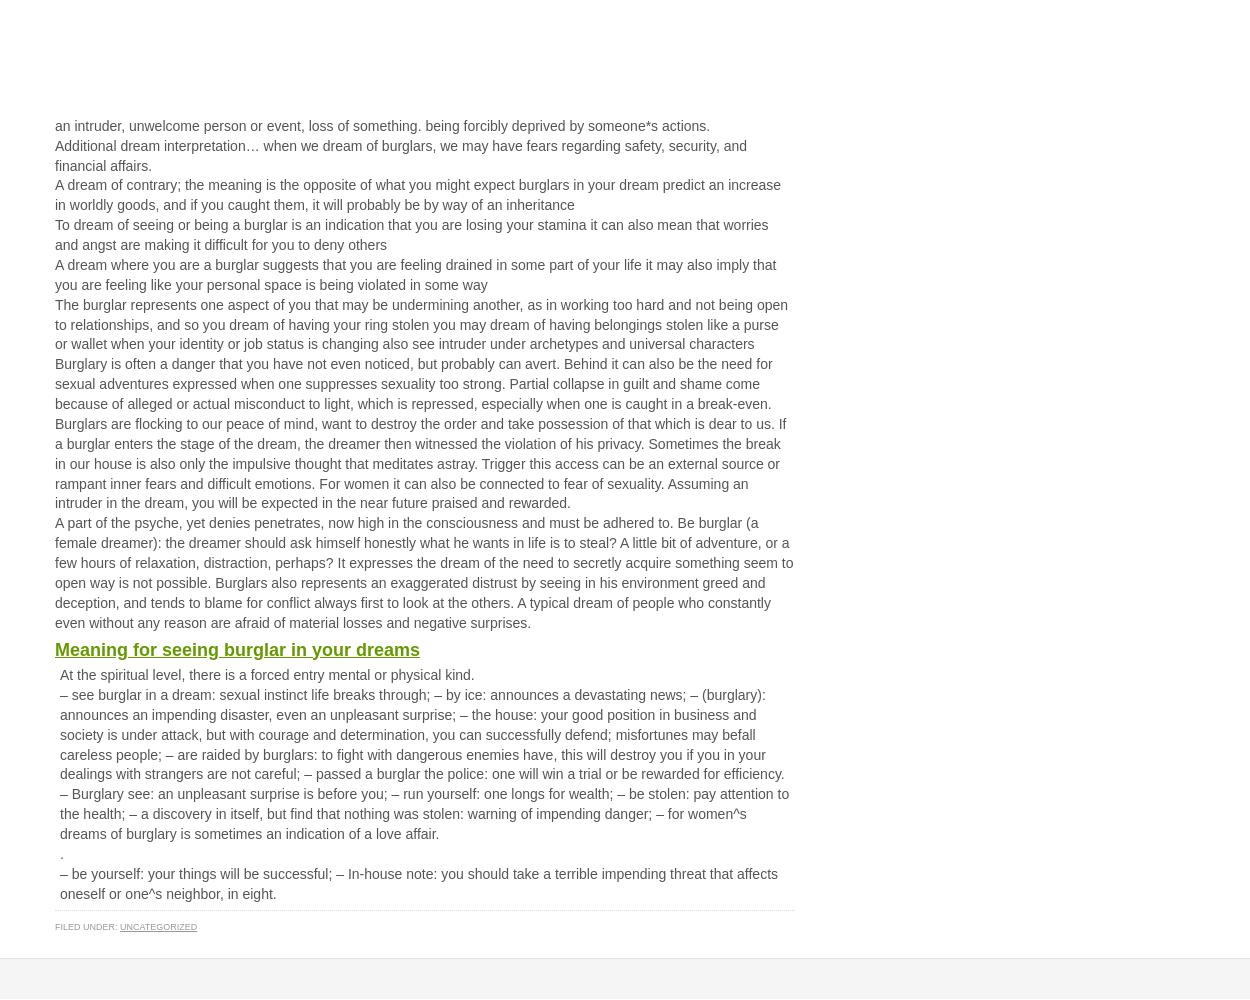  Describe the element at coordinates (415, 274) in the screenshot. I see `'A dream where you are a burglar suggests that you are feeling drained in some part of your life it may also imply that you are feeling like your personal space is being violated in some way'` at that location.